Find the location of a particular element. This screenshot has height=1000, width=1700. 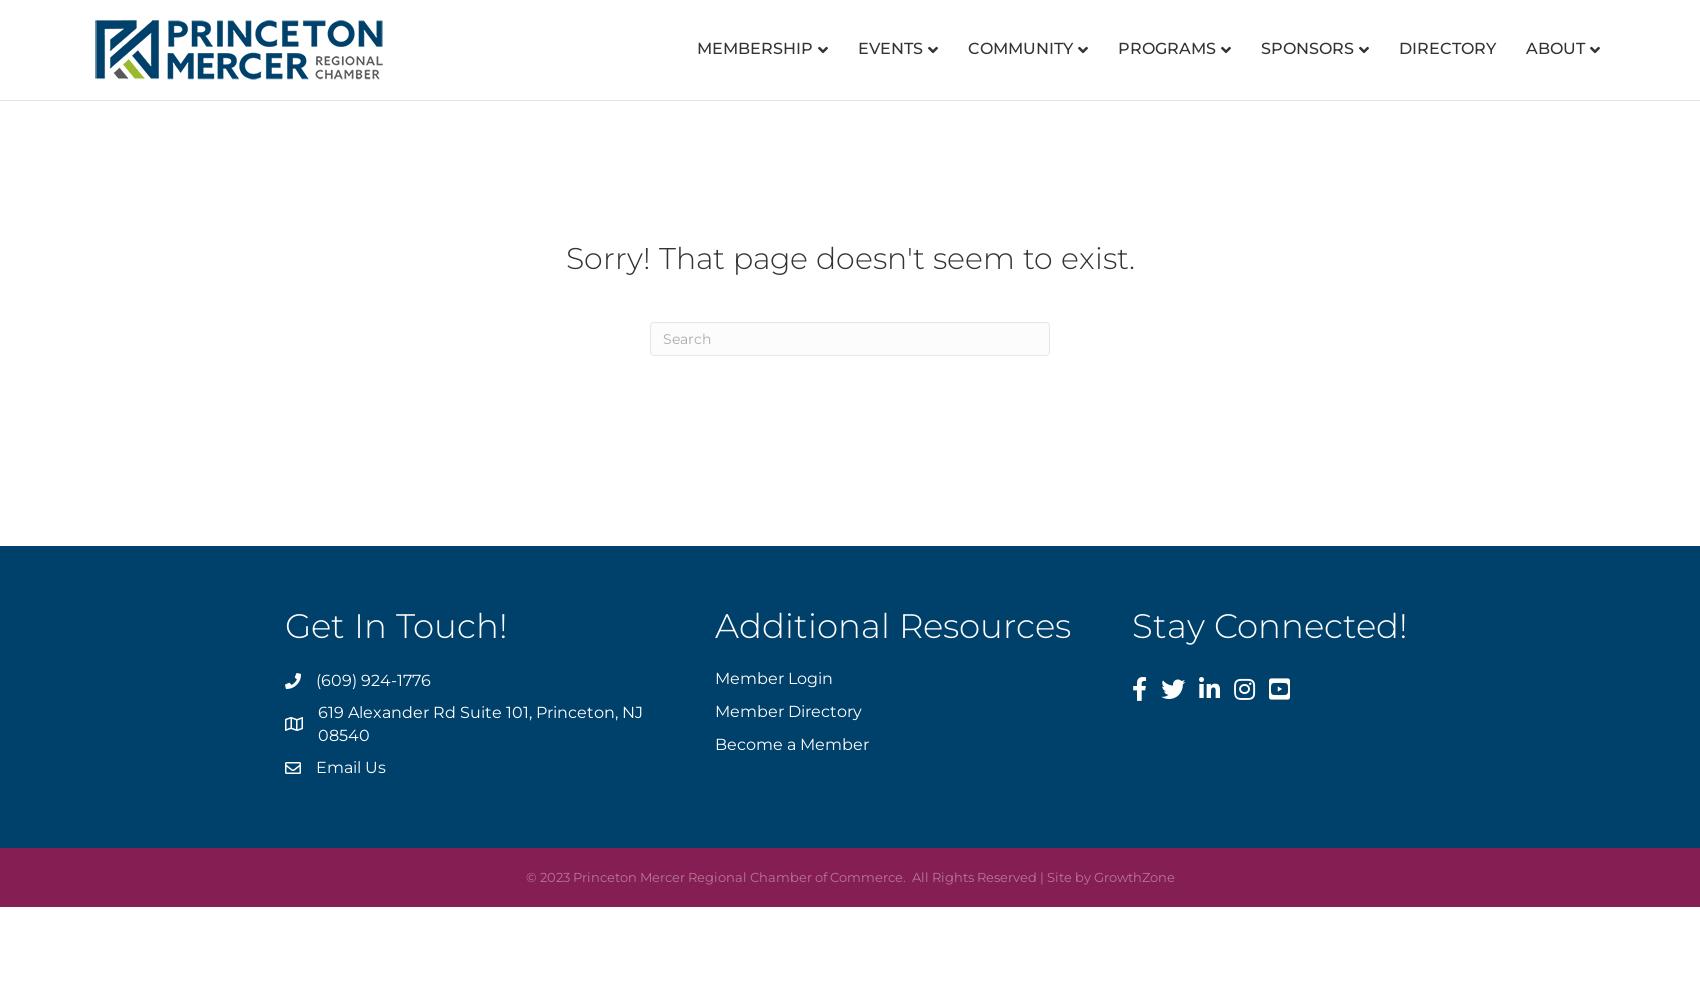

'Member Directory' is located at coordinates (787, 709).